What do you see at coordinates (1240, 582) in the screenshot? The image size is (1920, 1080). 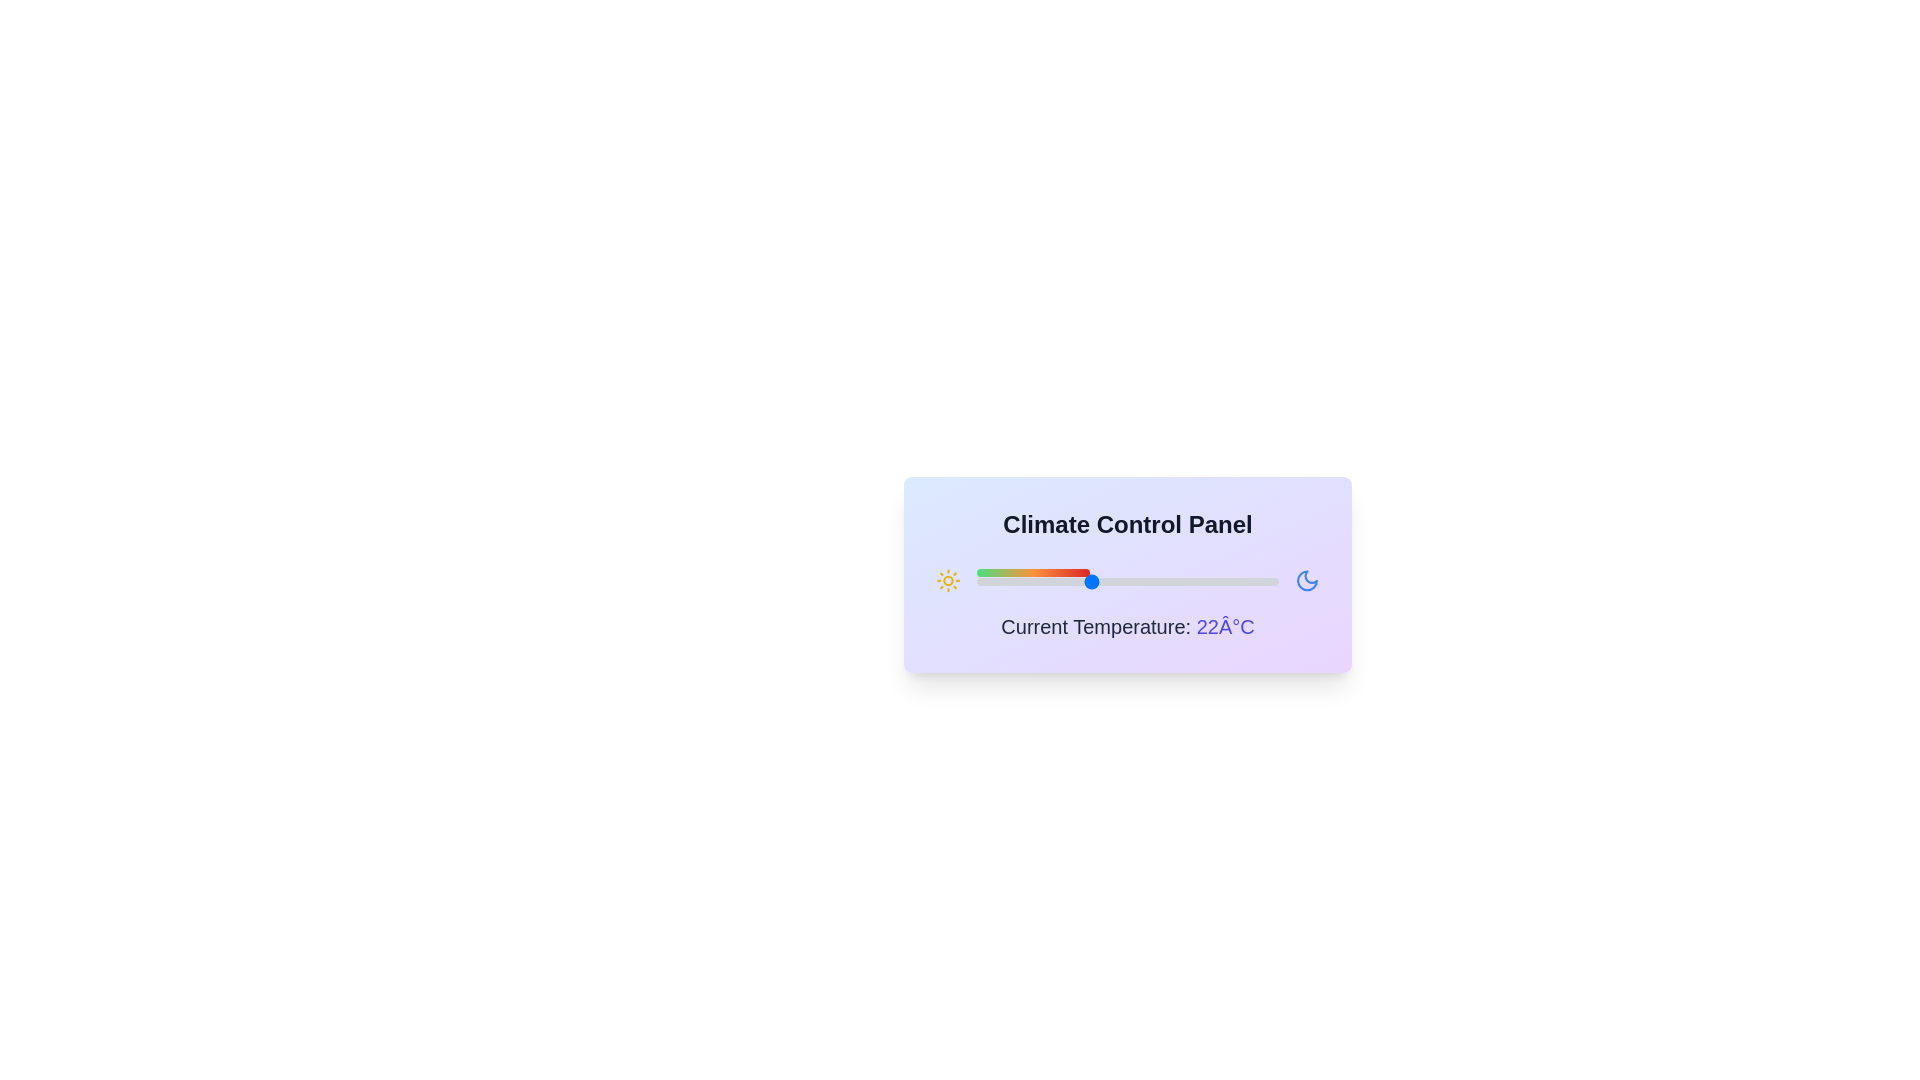 I see `the temperature` at bounding box center [1240, 582].